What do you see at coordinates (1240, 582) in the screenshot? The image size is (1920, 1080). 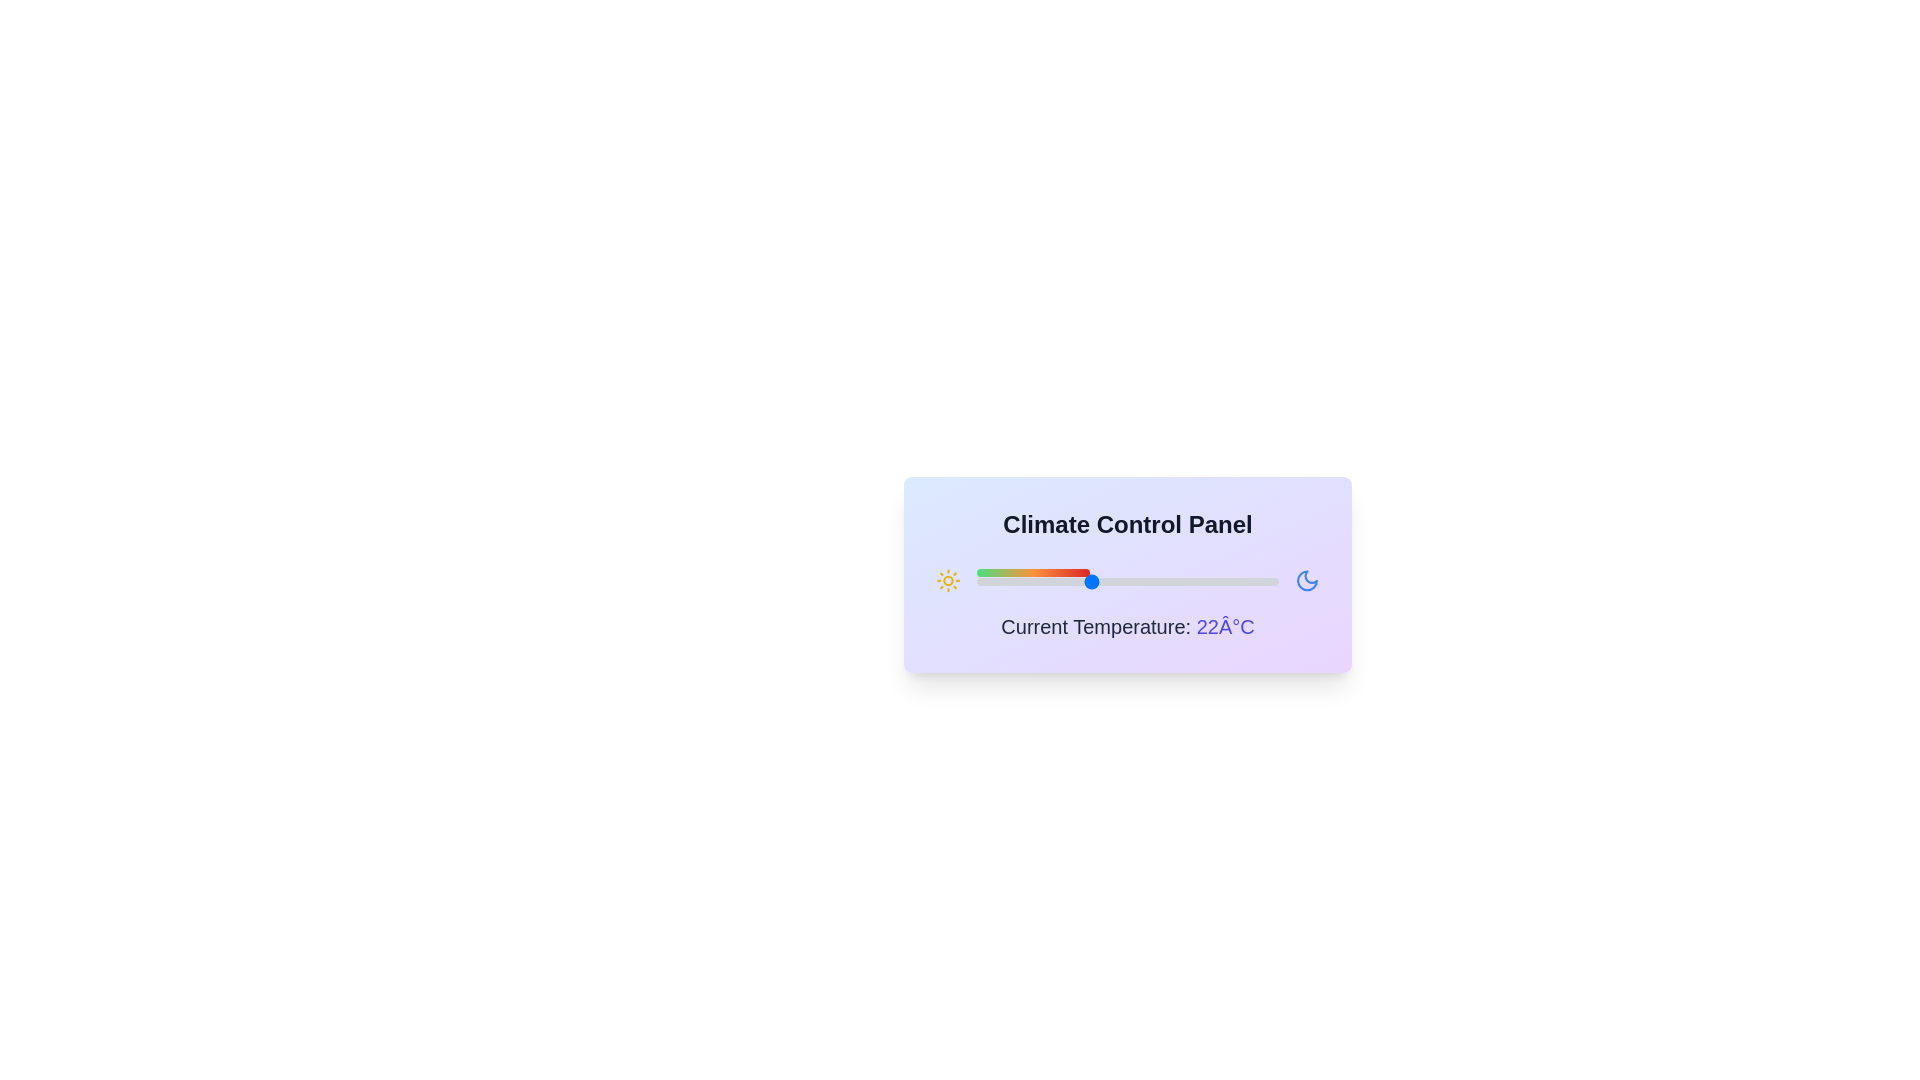 I see `the temperature` at bounding box center [1240, 582].